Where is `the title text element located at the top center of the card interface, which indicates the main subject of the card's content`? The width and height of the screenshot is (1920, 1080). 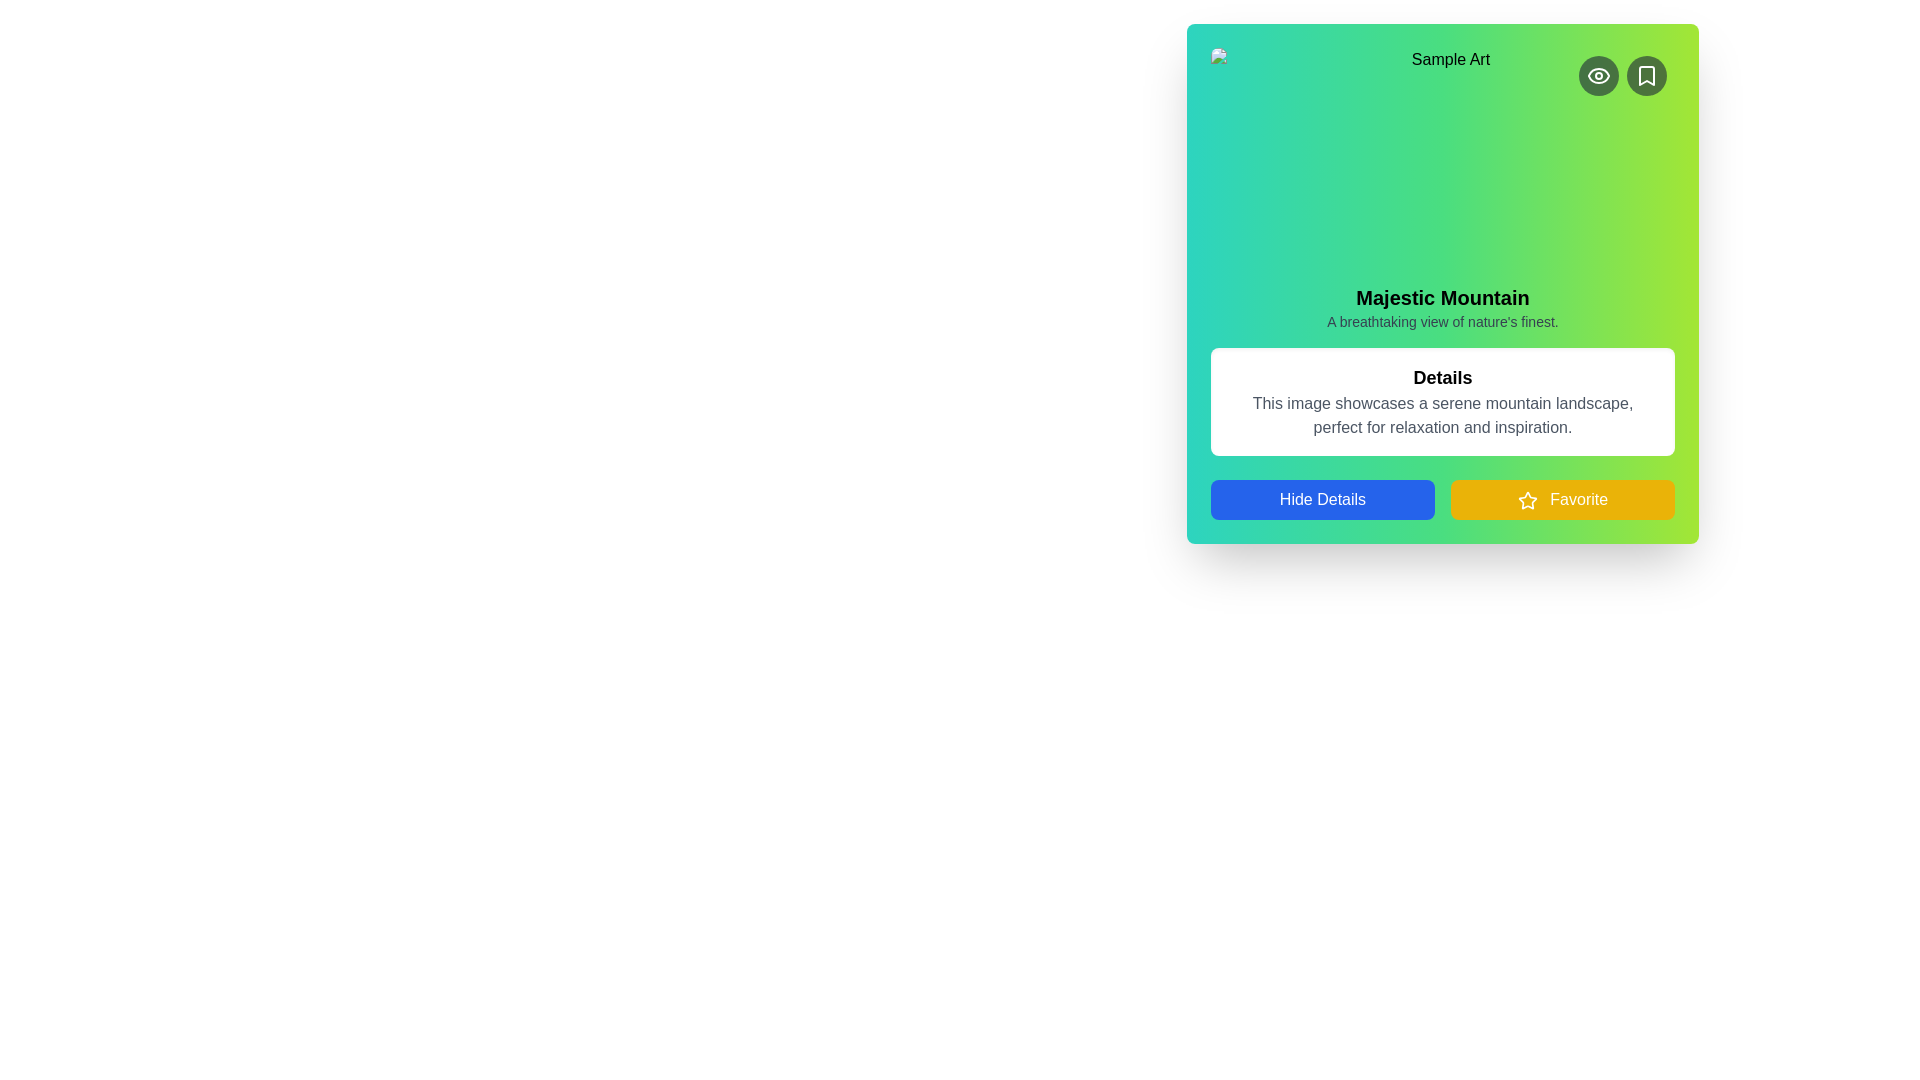 the title text element located at the top center of the card interface, which indicates the main subject of the card's content is located at coordinates (1443, 297).